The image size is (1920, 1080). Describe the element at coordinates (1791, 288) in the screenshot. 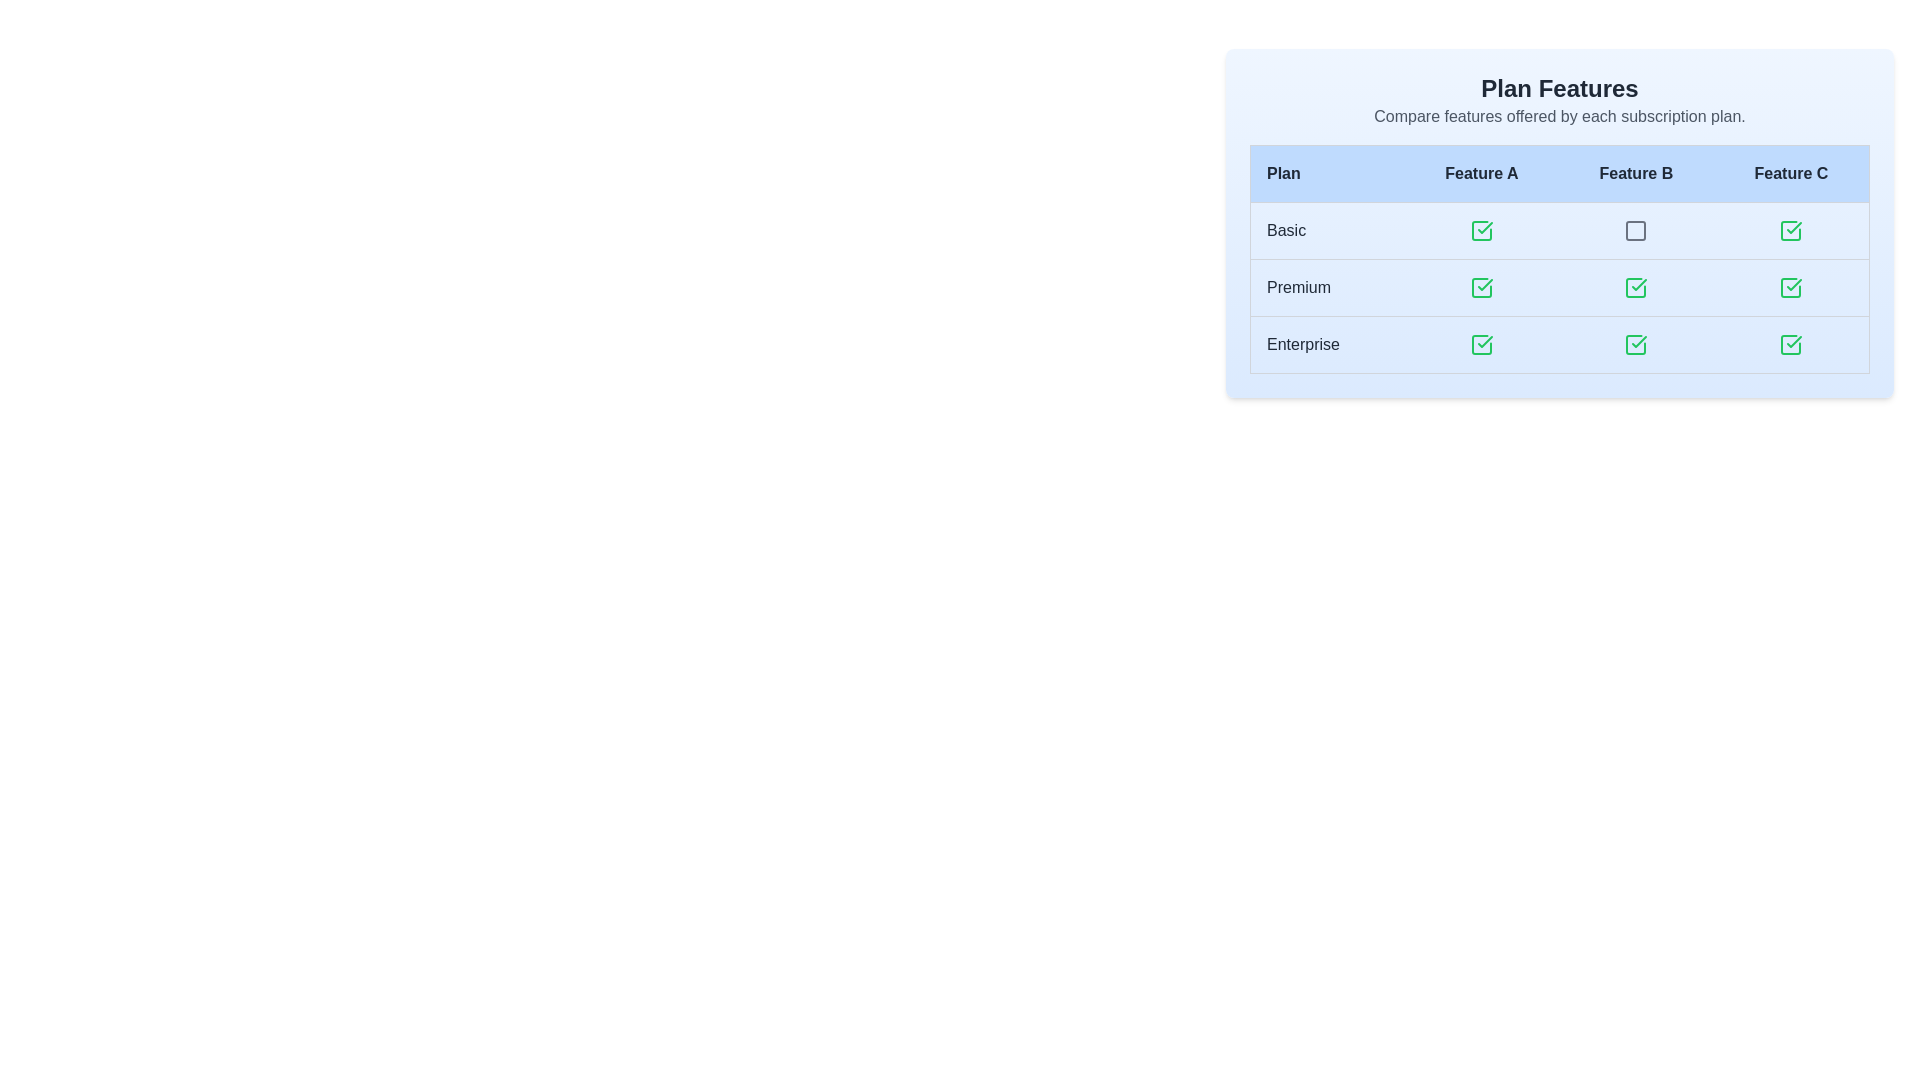

I see `the 'Premium' plan icon that indicates the inclusion of 'Feature C.' It is located within the row for 'Premium' plan and under the column labeled 'Feature C.'` at that location.